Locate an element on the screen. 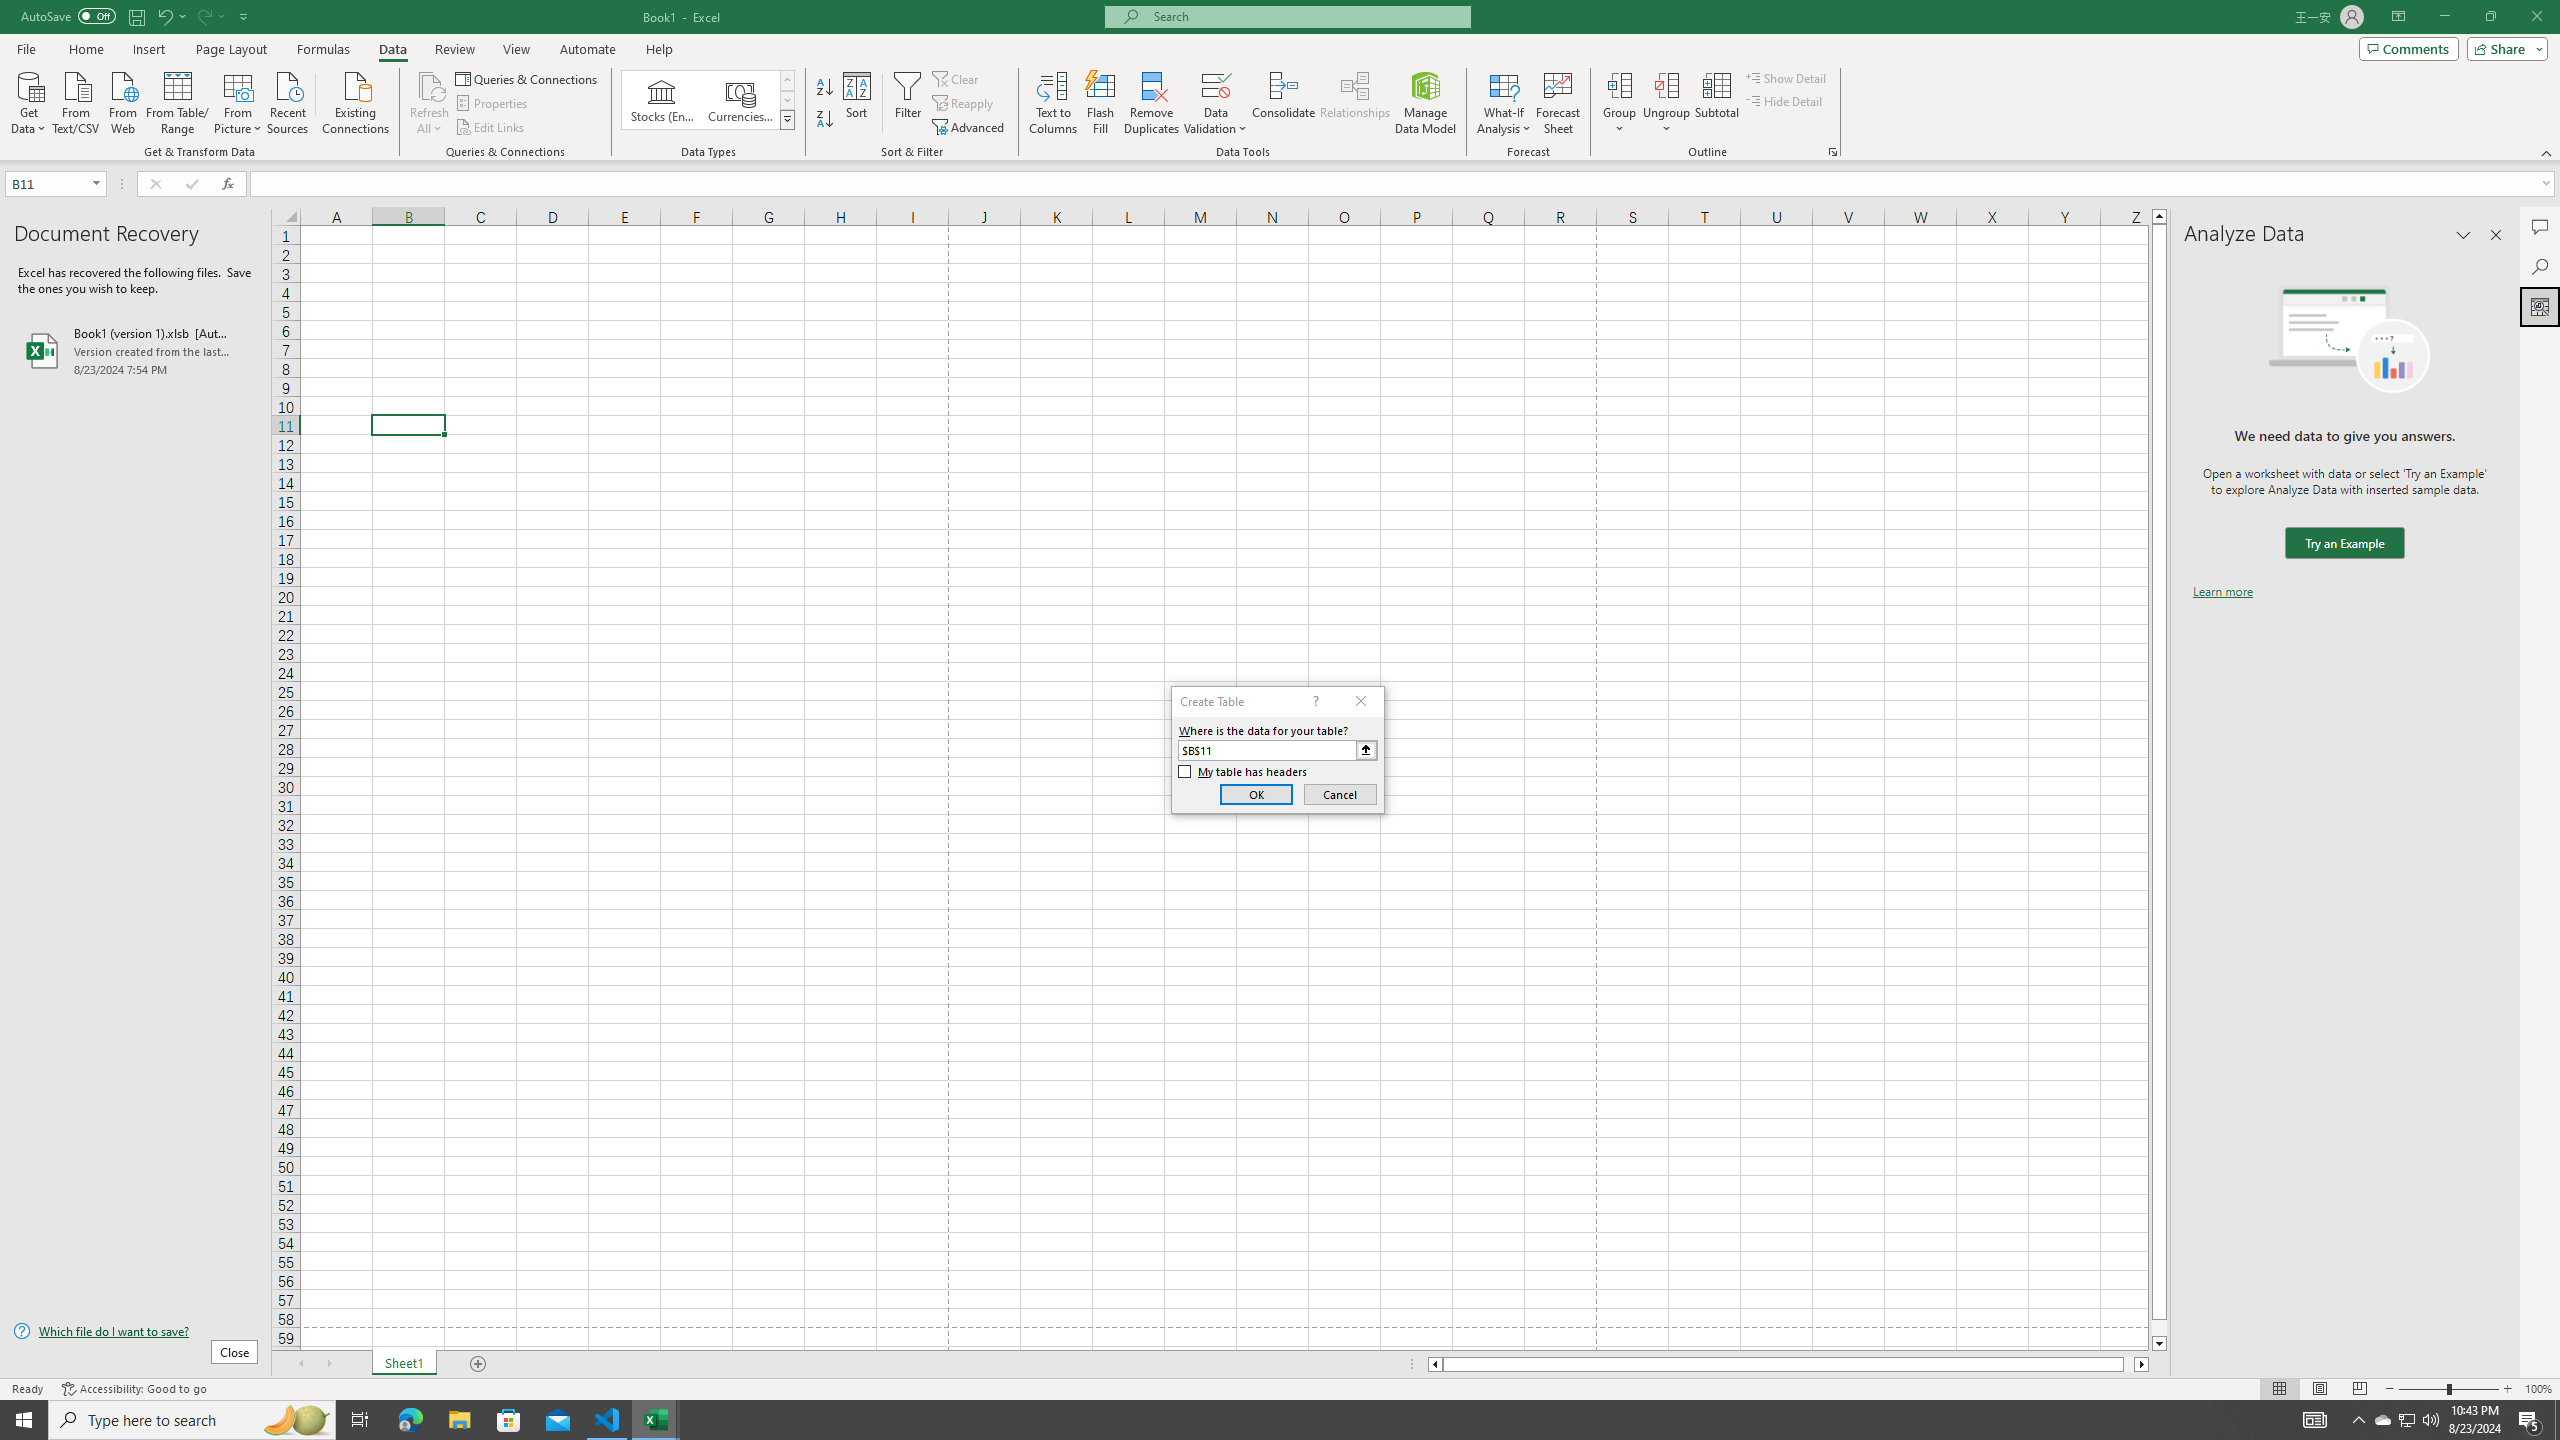 The height and width of the screenshot is (1440, 2560). 'From Web' is located at coordinates (122, 100).